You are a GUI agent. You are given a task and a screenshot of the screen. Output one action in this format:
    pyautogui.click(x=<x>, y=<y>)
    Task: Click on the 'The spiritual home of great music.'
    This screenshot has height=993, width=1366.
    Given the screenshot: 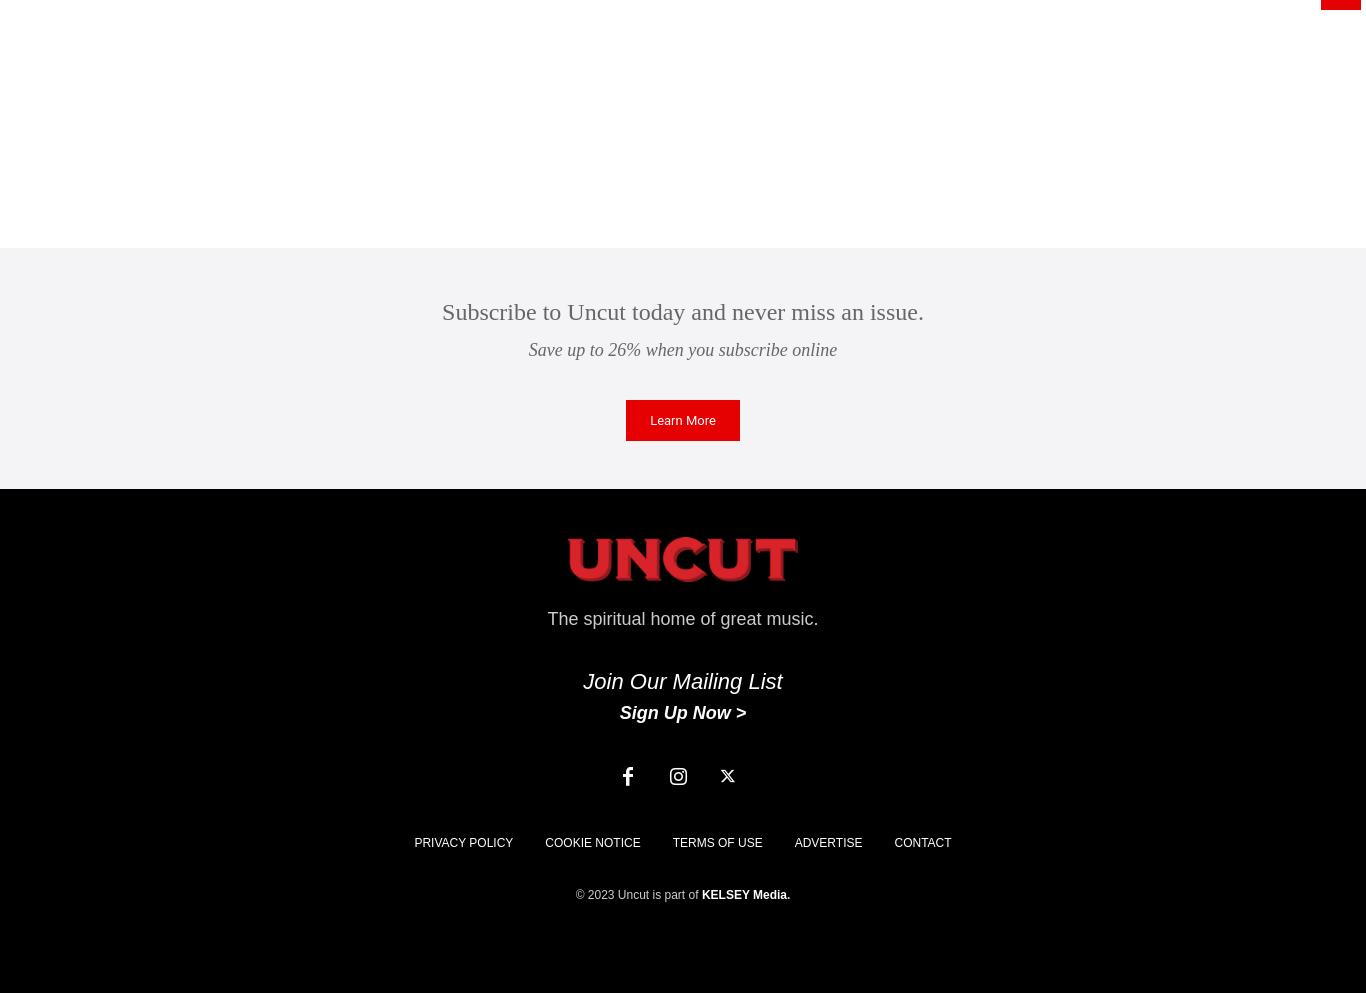 What is the action you would take?
    pyautogui.click(x=681, y=618)
    